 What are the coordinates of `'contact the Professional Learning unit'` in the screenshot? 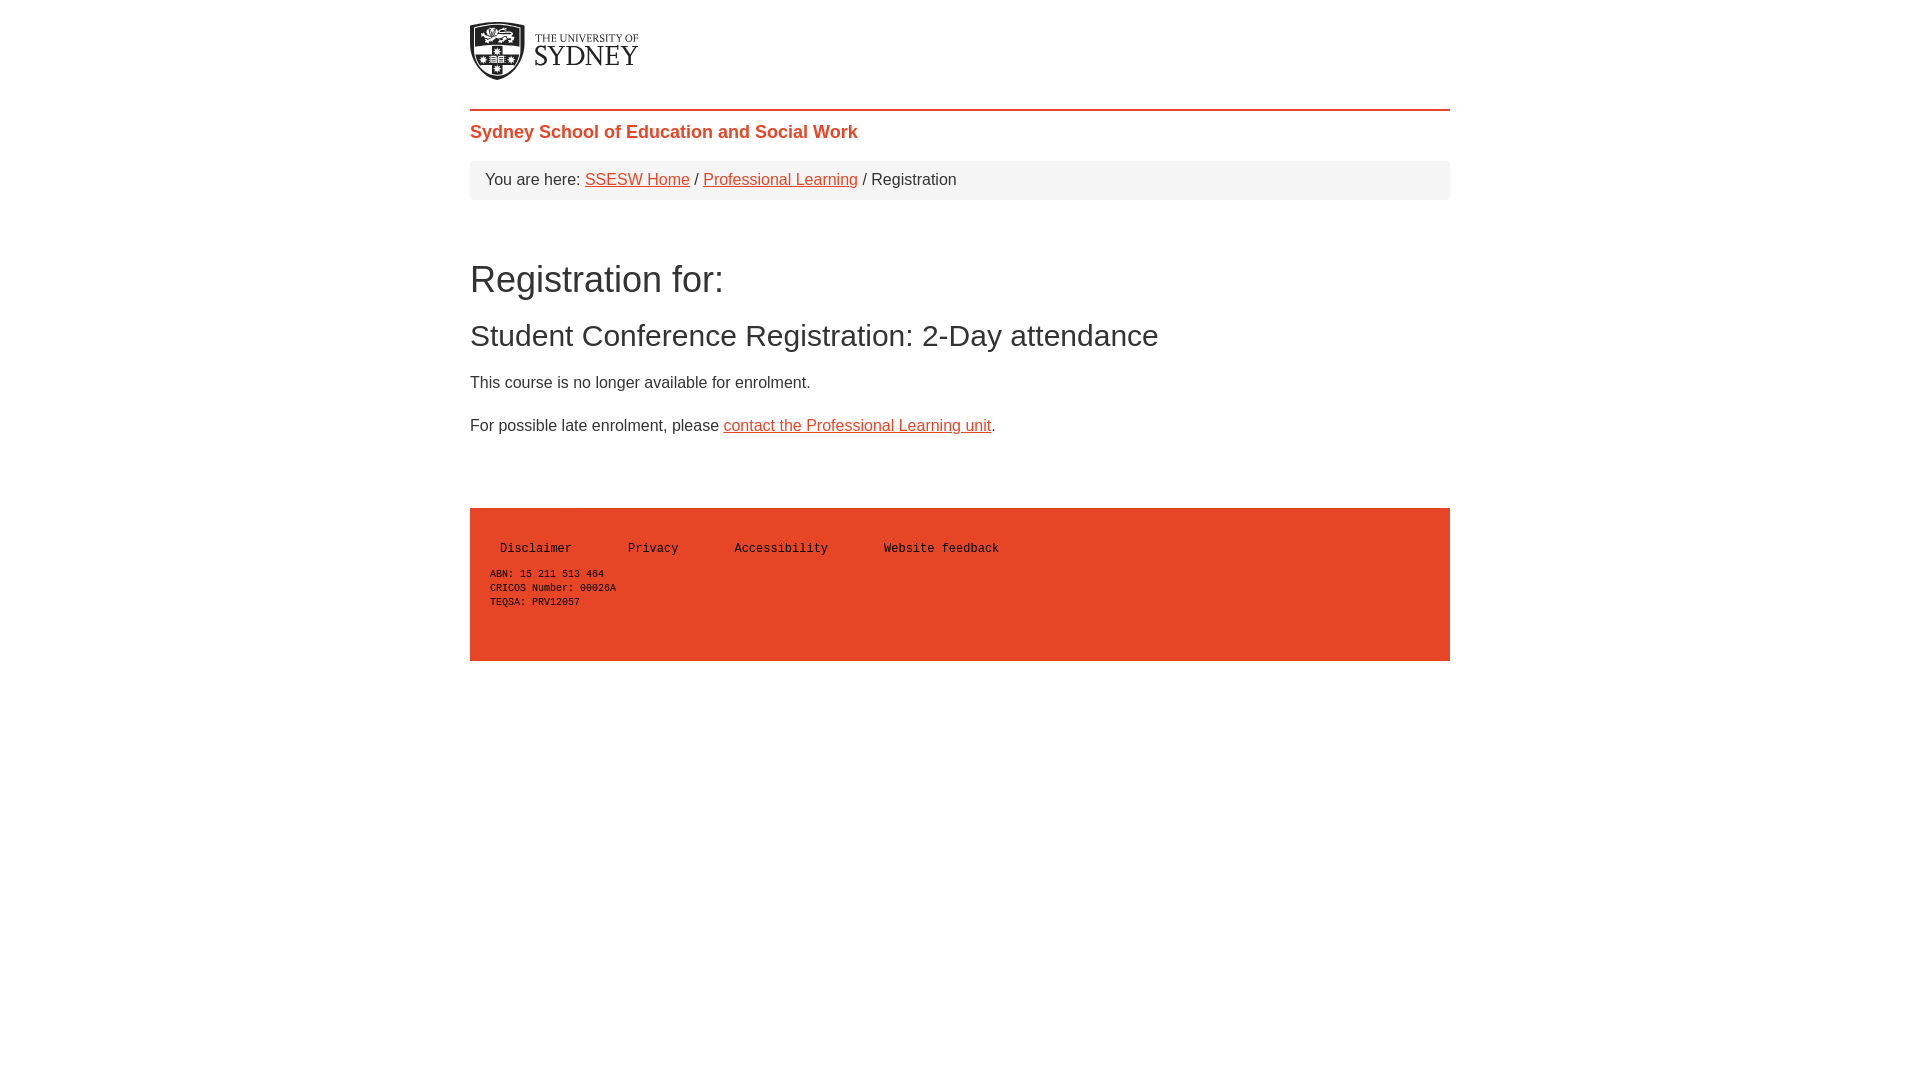 It's located at (857, 424).